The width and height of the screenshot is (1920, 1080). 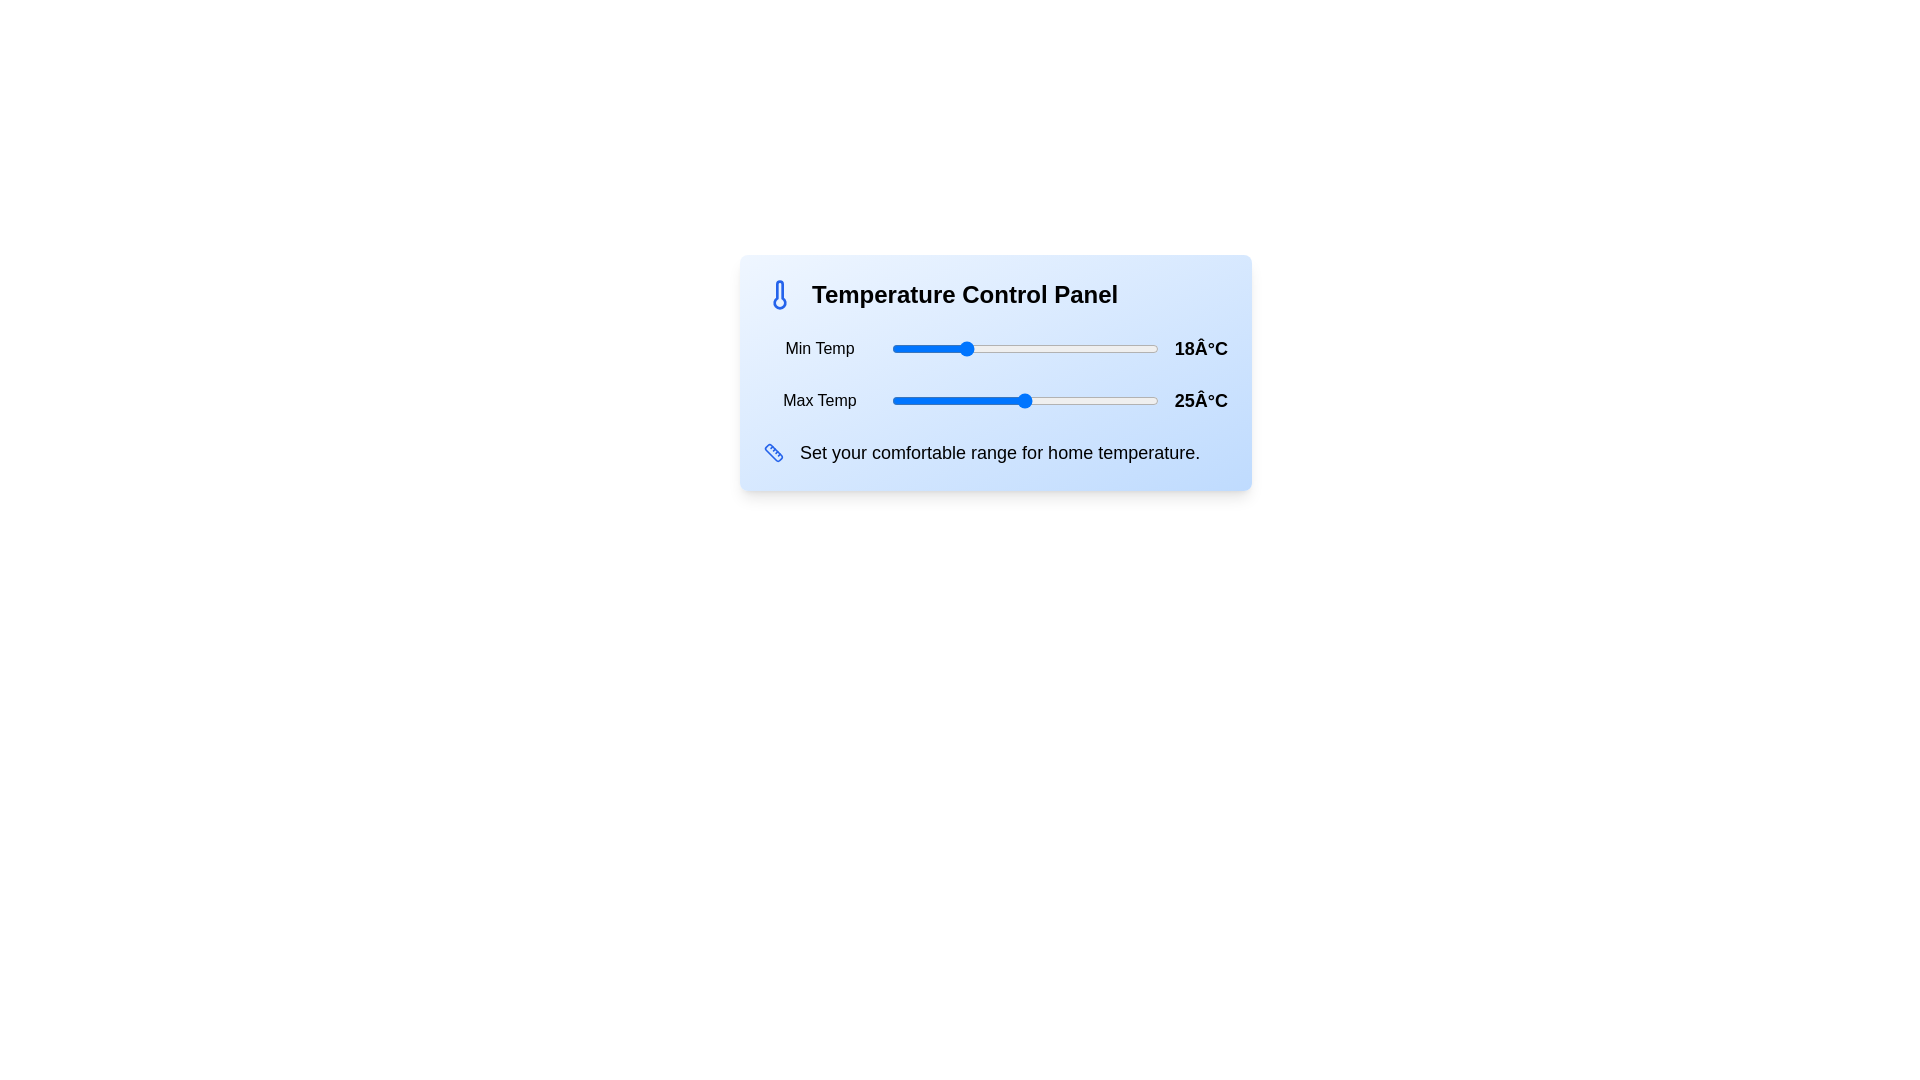 I want to click on the maximum temperature slider to 20°C, so click(x=980, y=401).